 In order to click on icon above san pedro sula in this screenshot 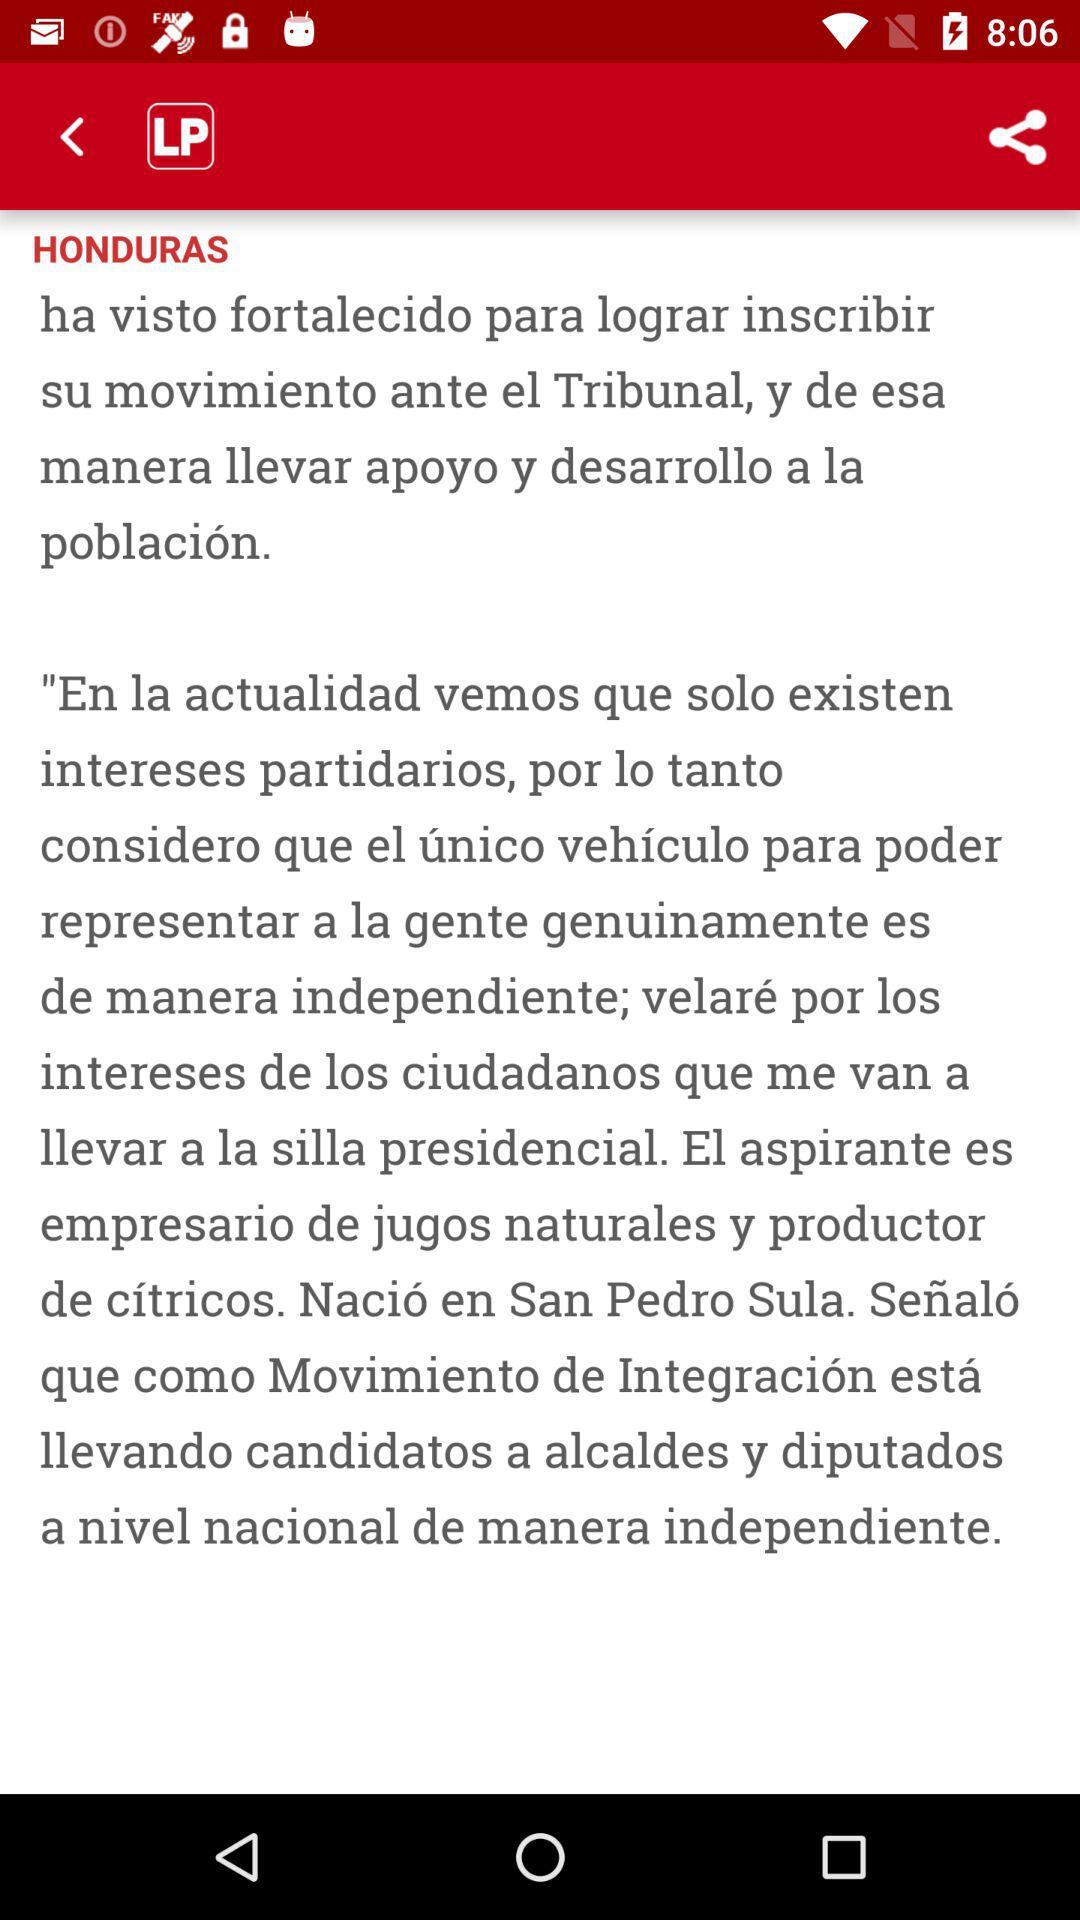, I will do `click(935, 245)`.